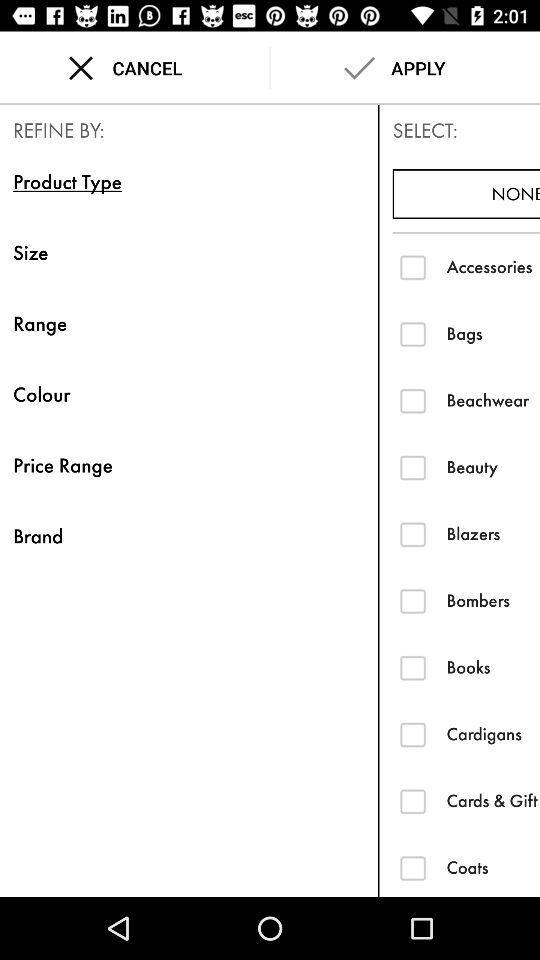 The height and width of the screenshot is (960, 540). Describe the element at coordinates (492, 733) in the screenshot. I see `the icon below the books` at that location.